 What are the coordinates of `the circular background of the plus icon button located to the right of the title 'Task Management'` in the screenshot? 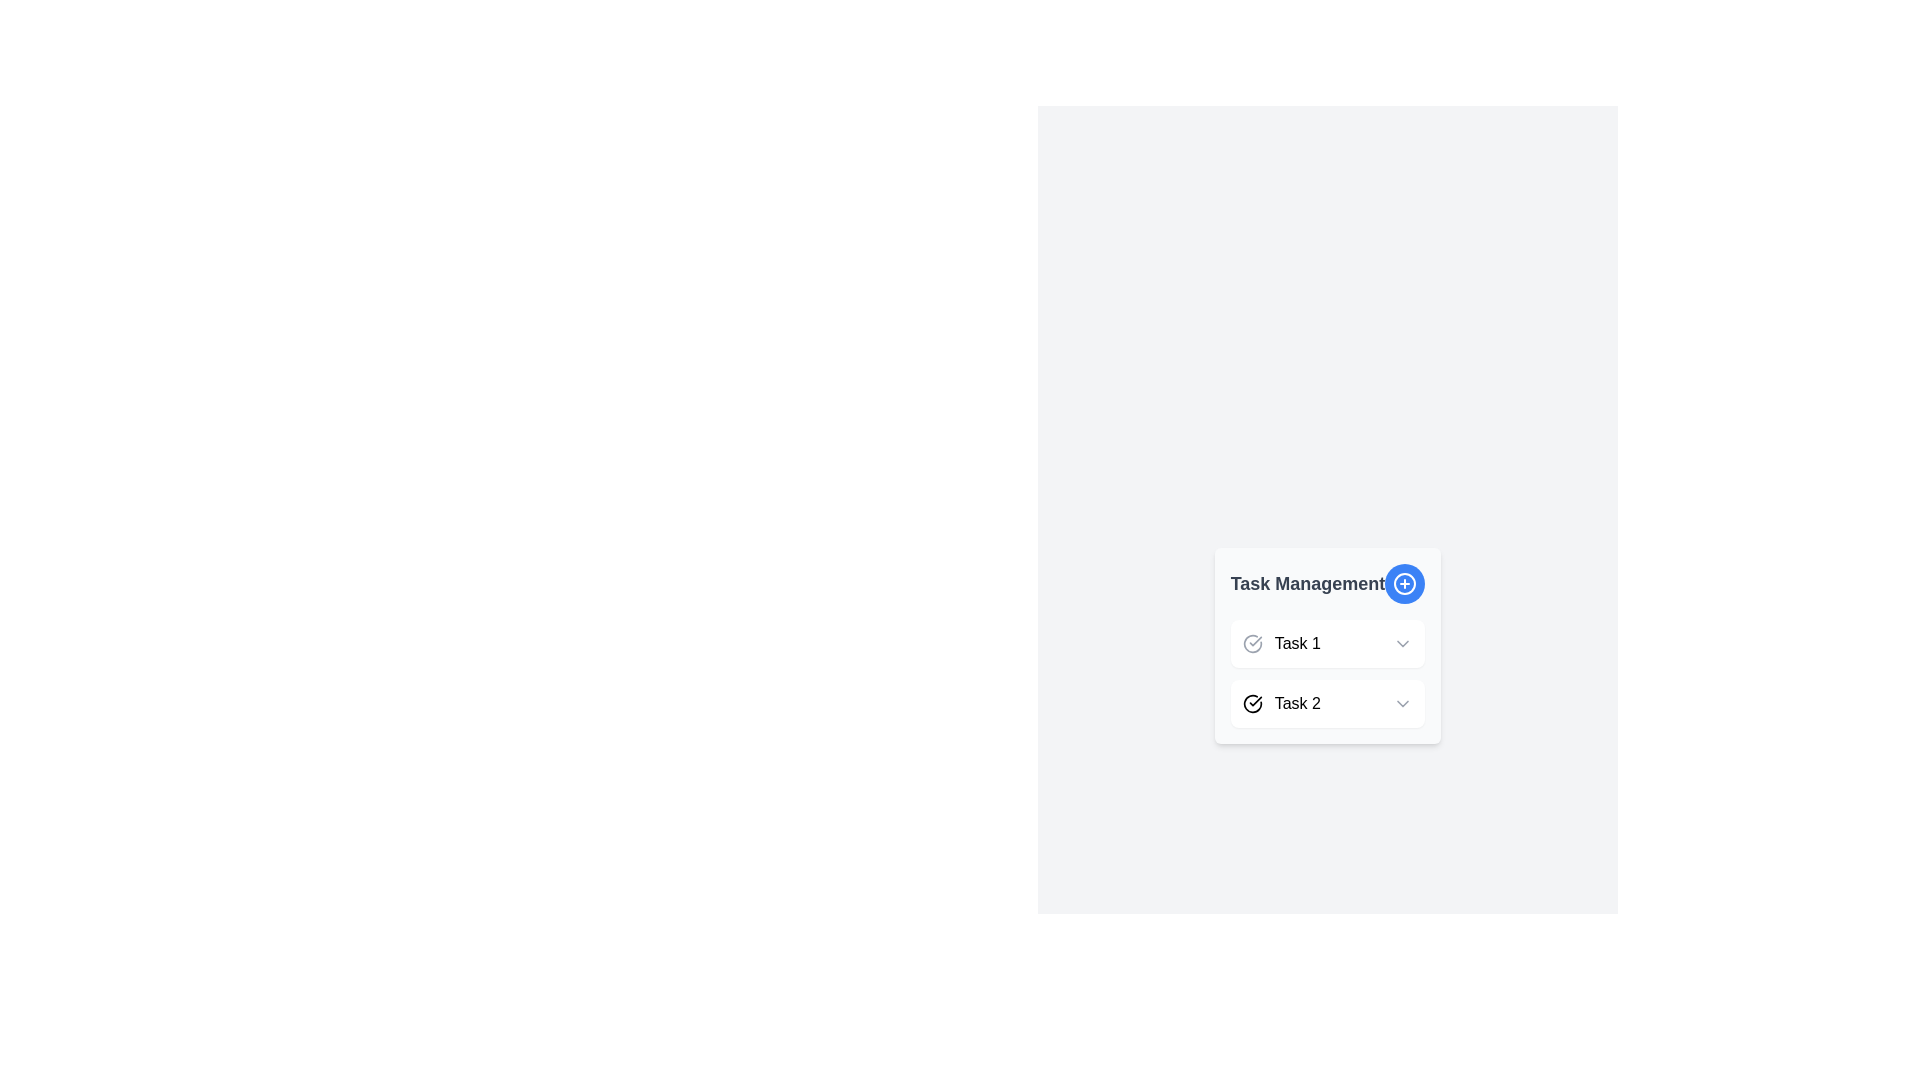 It's located at (1404, 583).